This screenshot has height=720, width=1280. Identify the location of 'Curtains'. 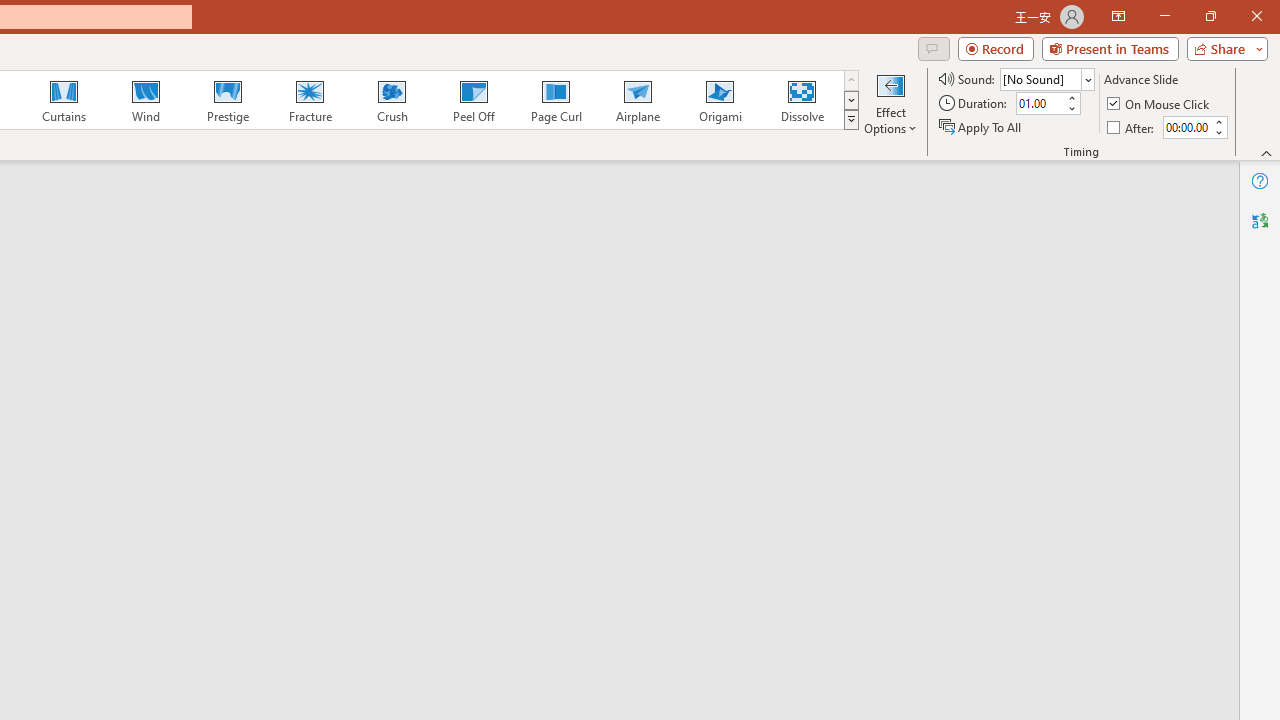
(64, 100).